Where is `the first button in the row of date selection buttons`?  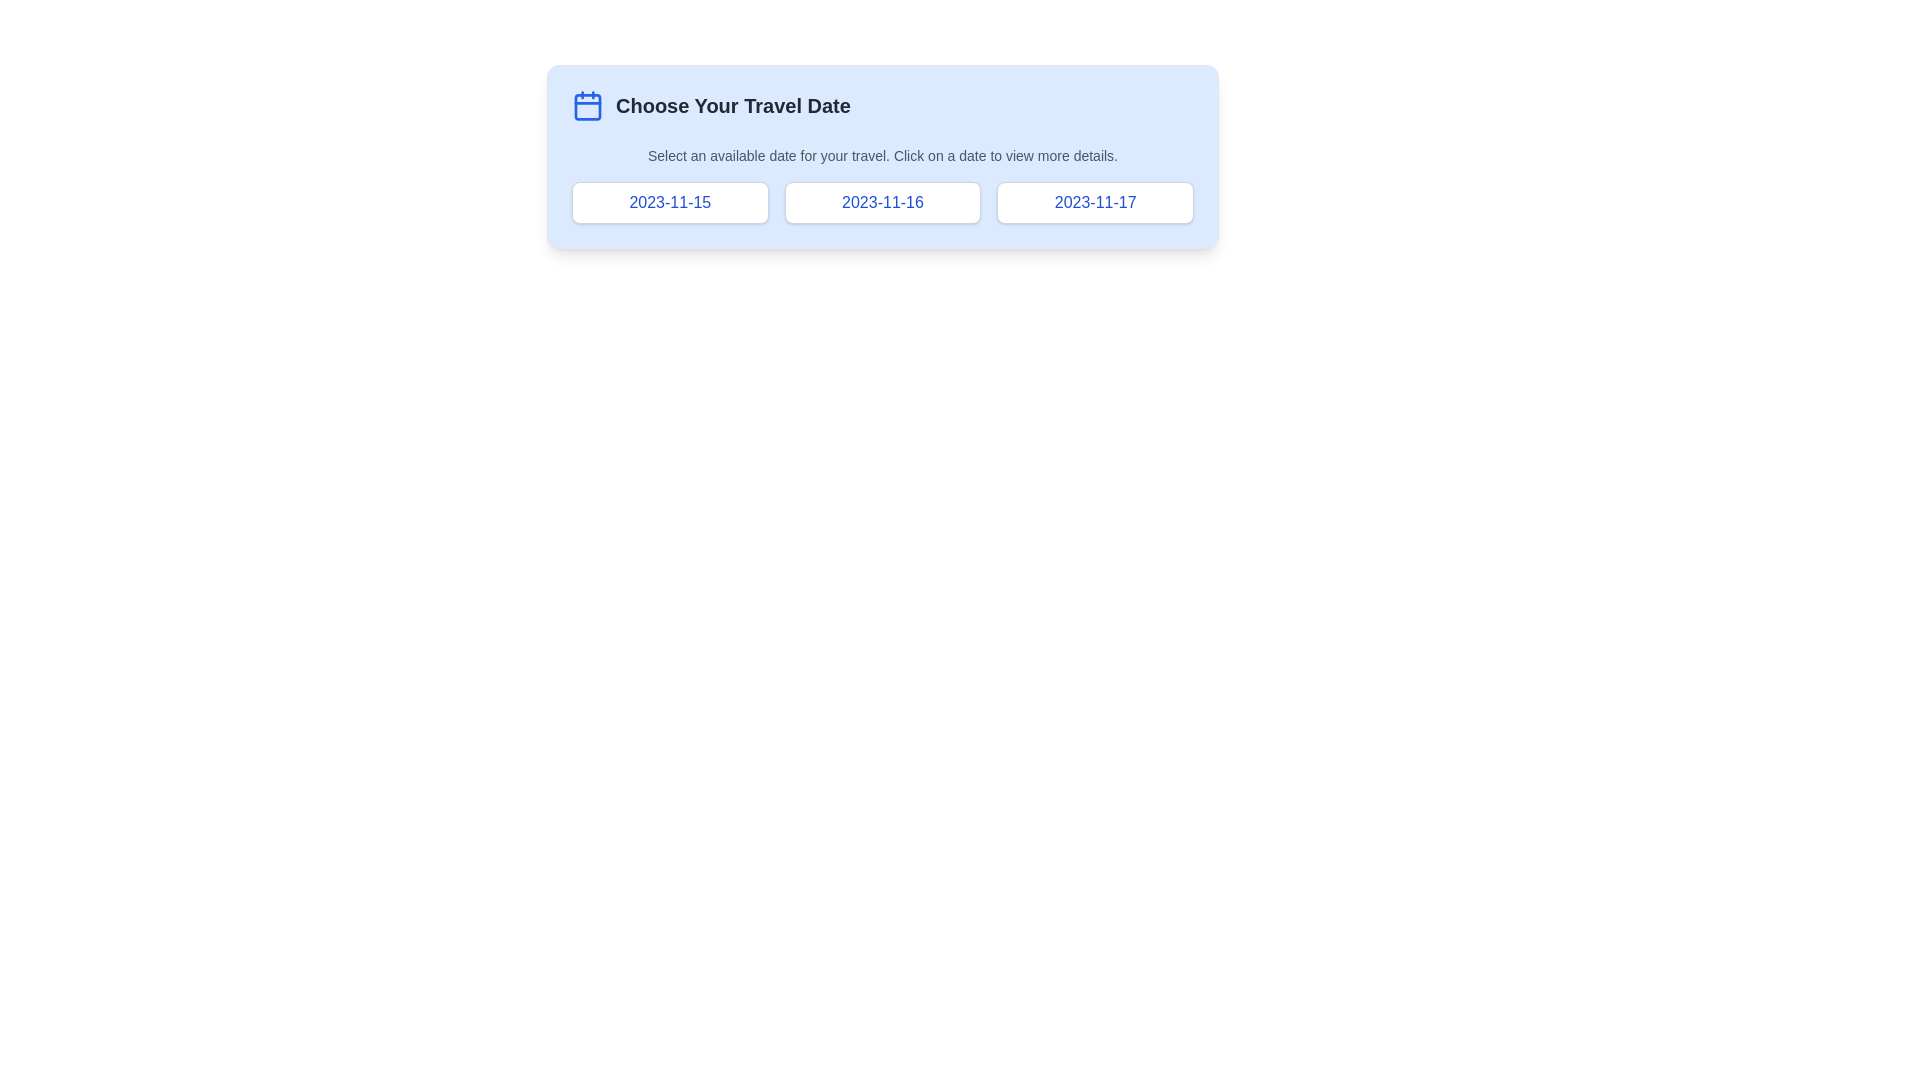
the first button in the row of date selection buttons is located at coordinates (670, 203).